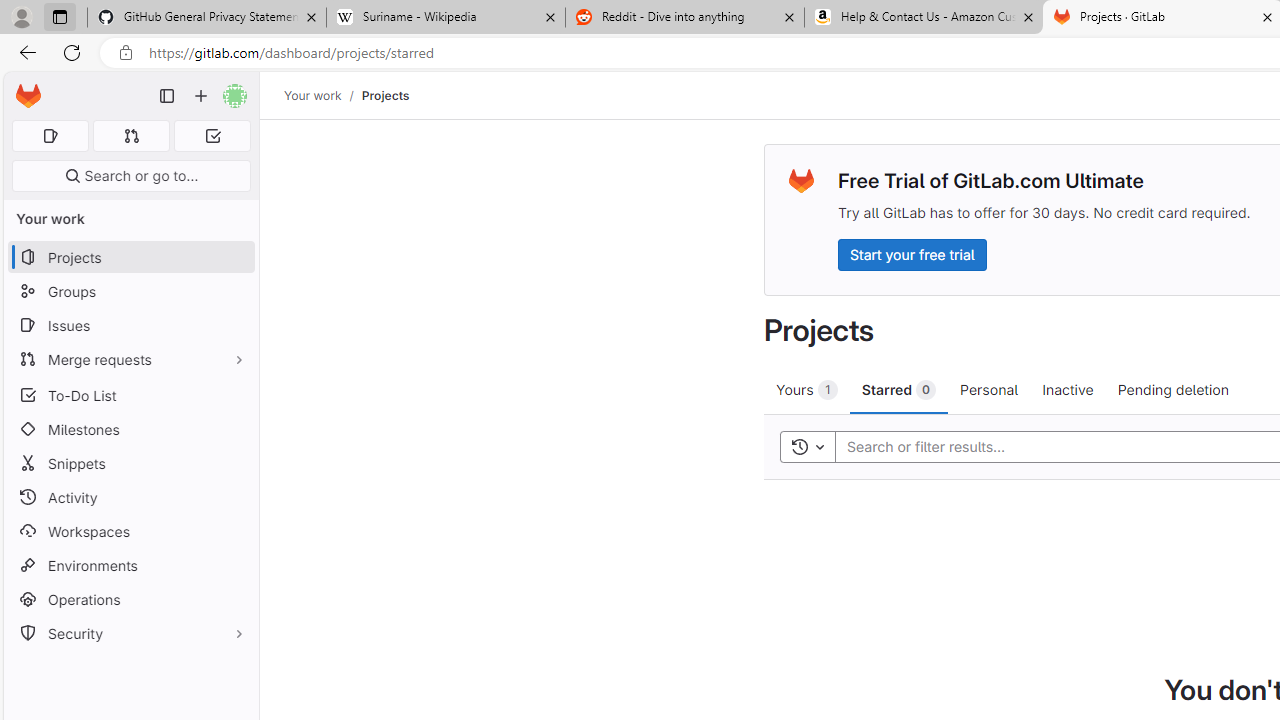 The height and width of the screenshot is (720, 1280). Describe the element at coordinates (130, 324) in the screenshot. I see `'Issues'` at that location.